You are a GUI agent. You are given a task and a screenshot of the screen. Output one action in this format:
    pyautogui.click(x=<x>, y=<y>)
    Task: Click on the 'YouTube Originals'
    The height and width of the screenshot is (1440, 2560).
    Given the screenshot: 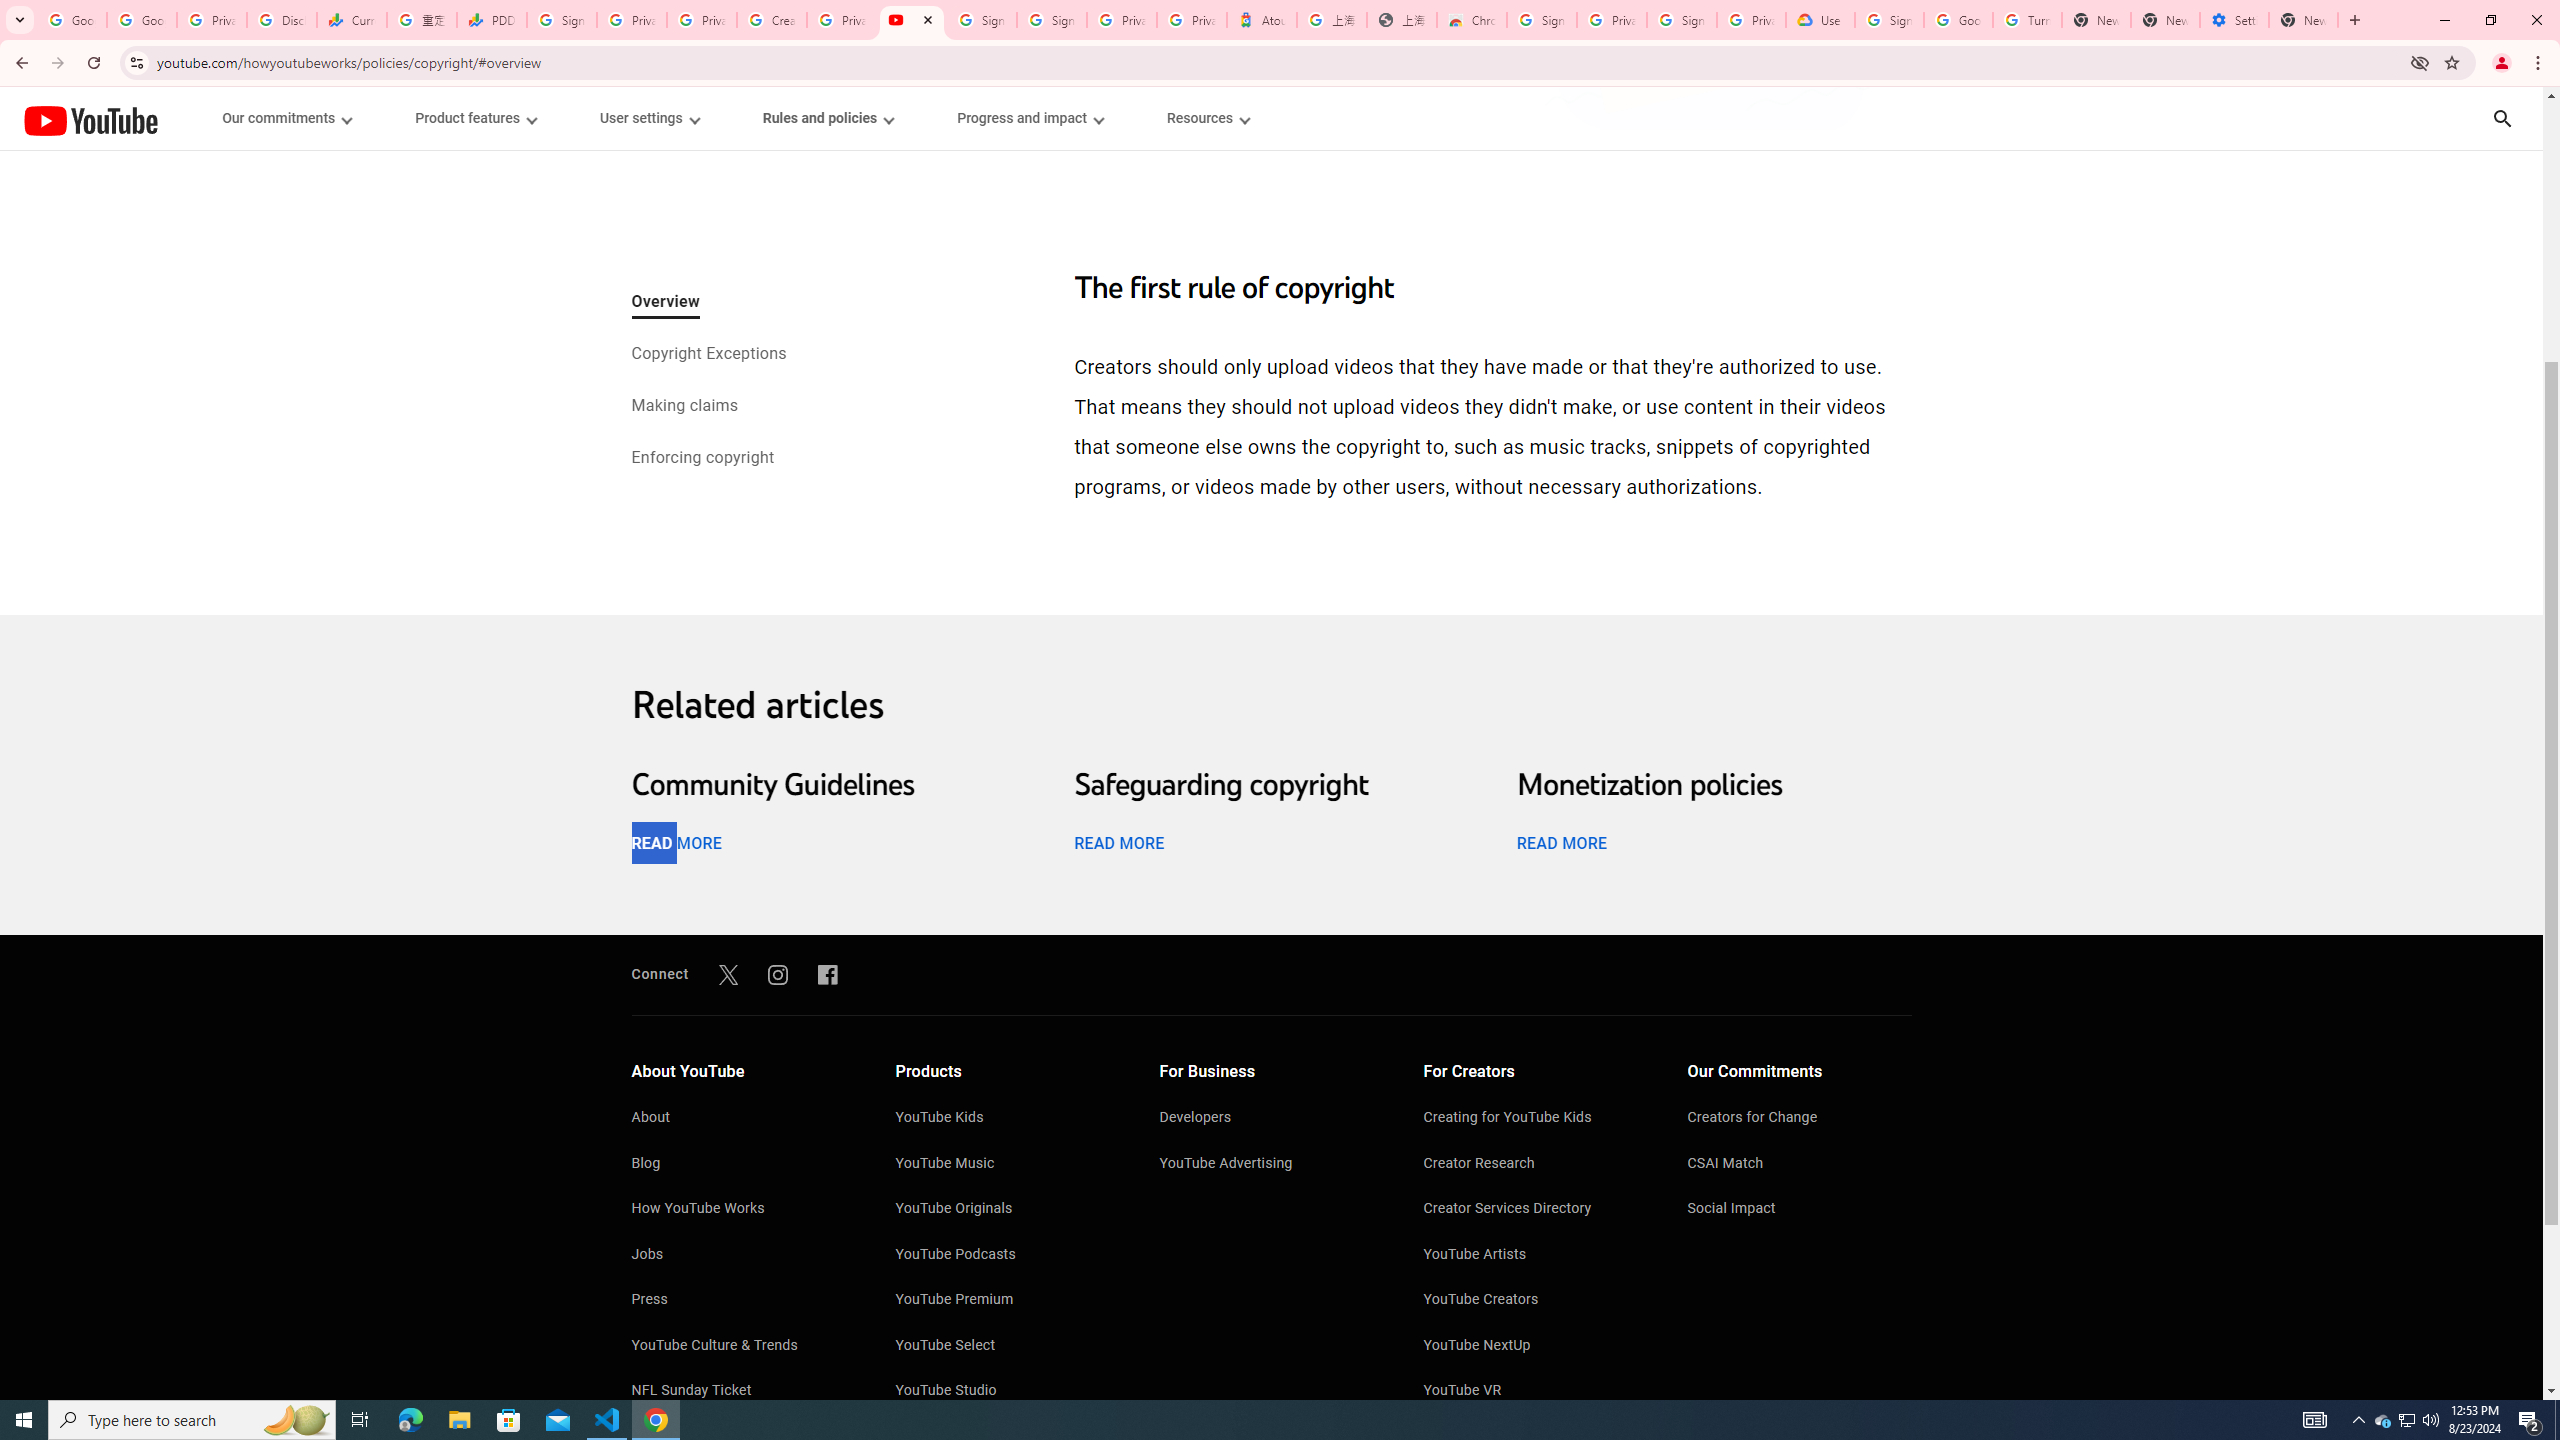 What is the action you would take?
    pyautogui.click(x=1007, y=1210)
    